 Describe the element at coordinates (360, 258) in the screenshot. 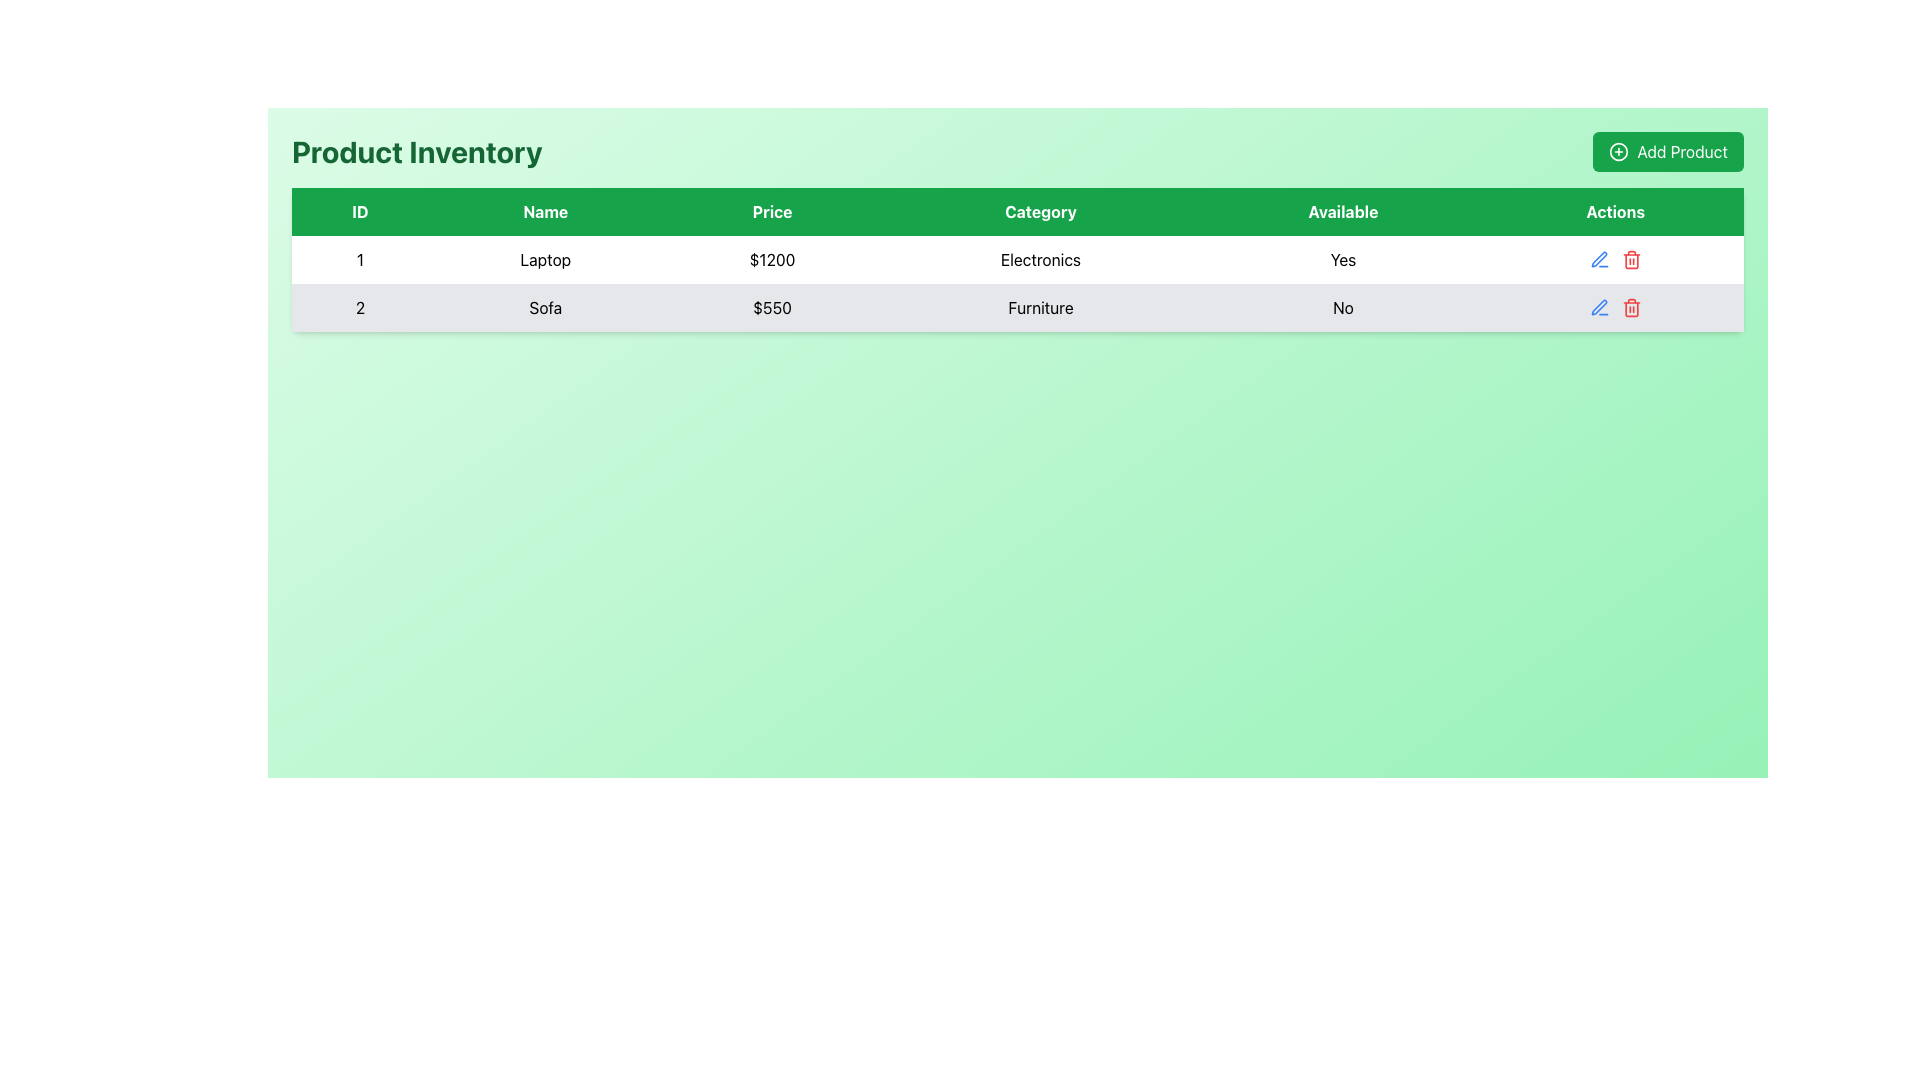

I see `the text display containing the digit '1'` at that location.